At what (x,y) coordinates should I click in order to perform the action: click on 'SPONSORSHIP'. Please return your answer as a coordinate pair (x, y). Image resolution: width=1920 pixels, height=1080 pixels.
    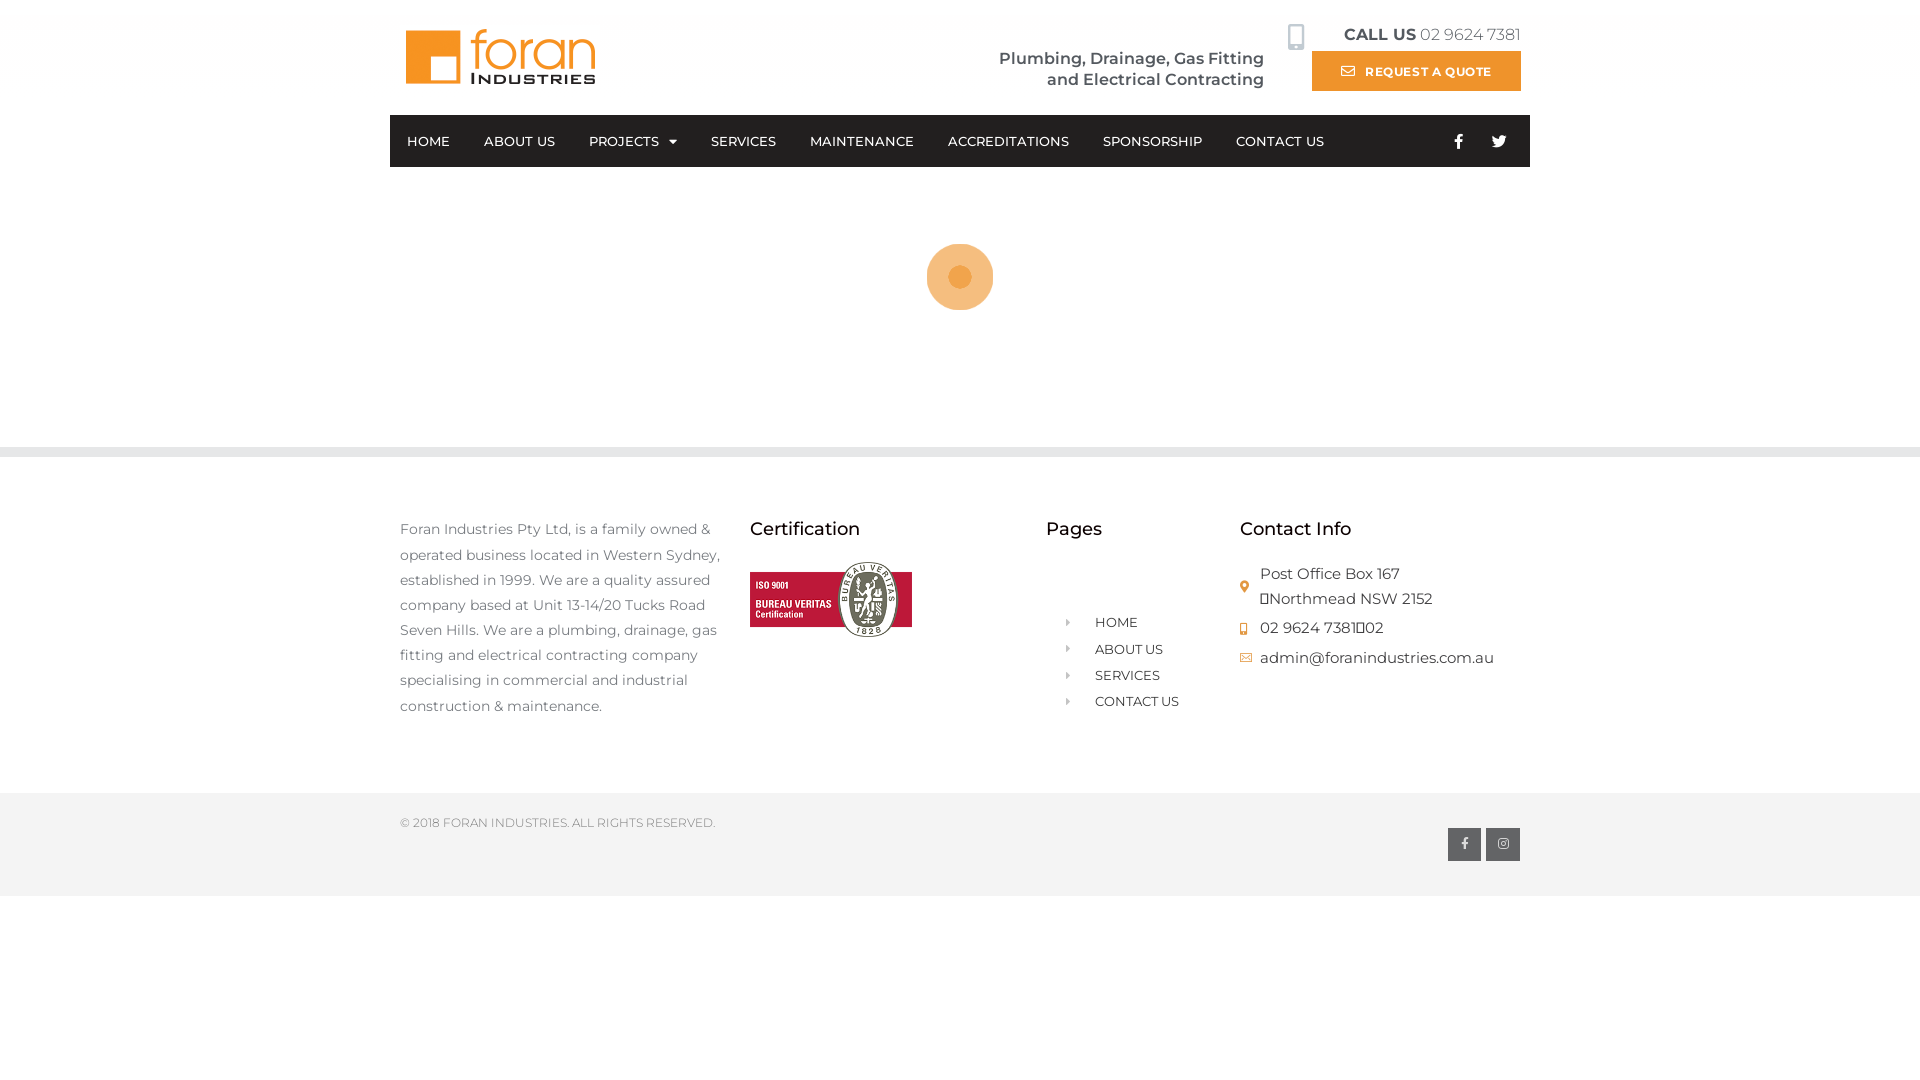
    Looking at the image, I should click on (1152, 140).